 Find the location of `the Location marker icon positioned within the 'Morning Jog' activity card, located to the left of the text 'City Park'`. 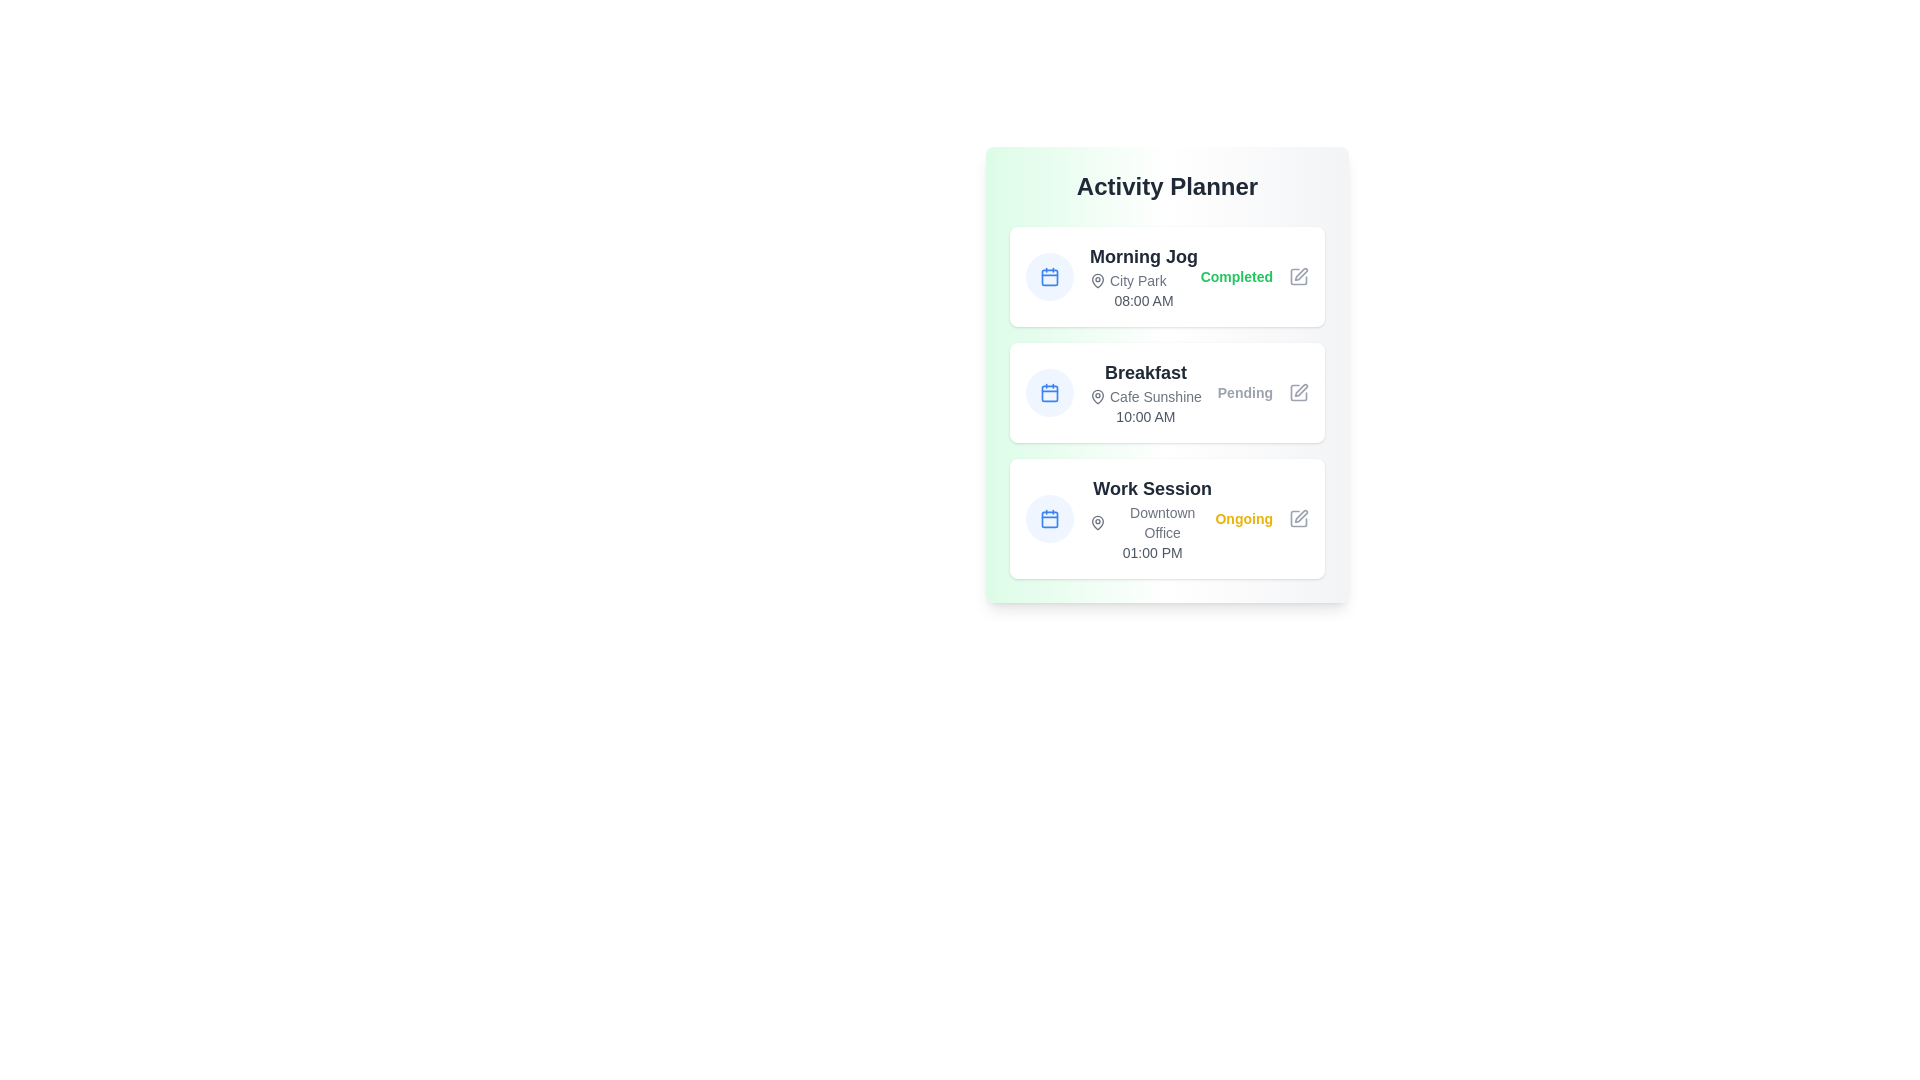

the Location marker icon positioned within the 'Morning Jog' activity card, located to the left of the text 'City Park' is located at coordinates (1097, 280).